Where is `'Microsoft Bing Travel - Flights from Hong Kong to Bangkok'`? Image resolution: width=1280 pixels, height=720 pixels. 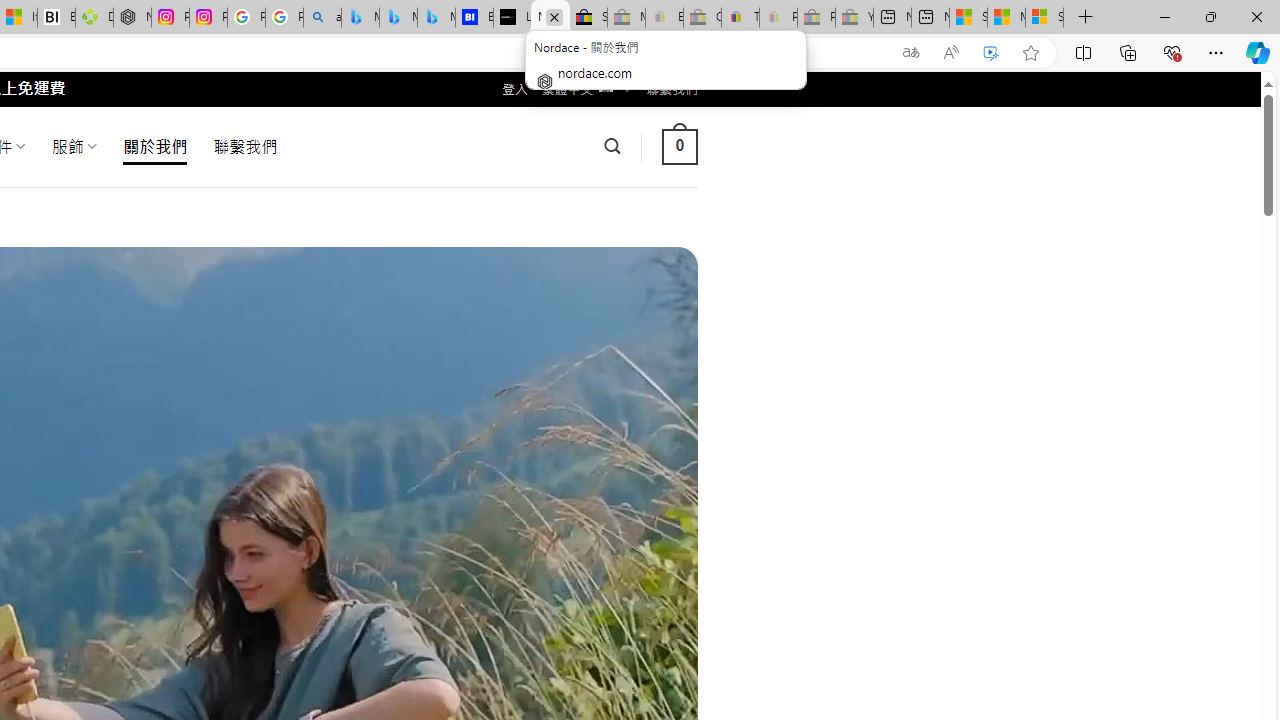 'Microsoft Bing Travel - Flights from Hong Kong to Bangkok' is located at coordinates (360, 17).